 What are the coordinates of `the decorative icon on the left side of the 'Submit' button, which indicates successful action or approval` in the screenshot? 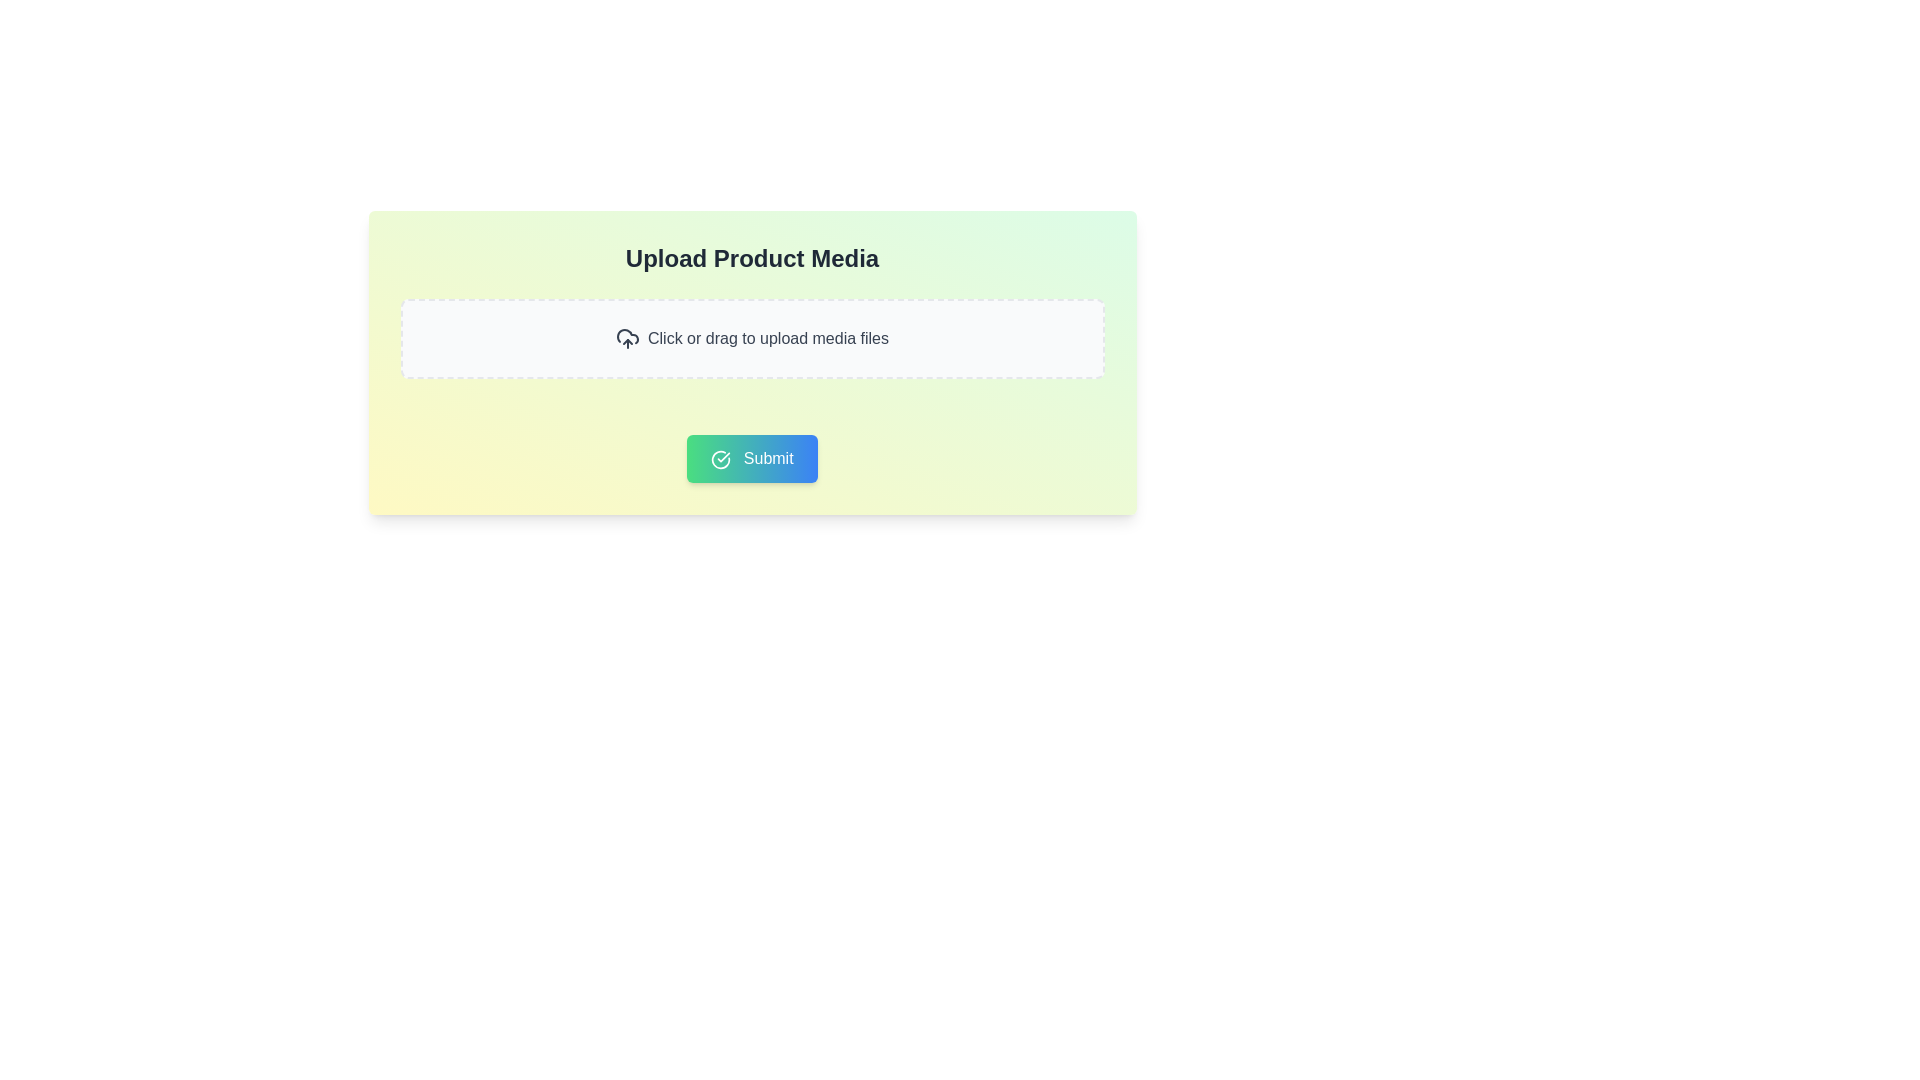 It's located at (720, 459).